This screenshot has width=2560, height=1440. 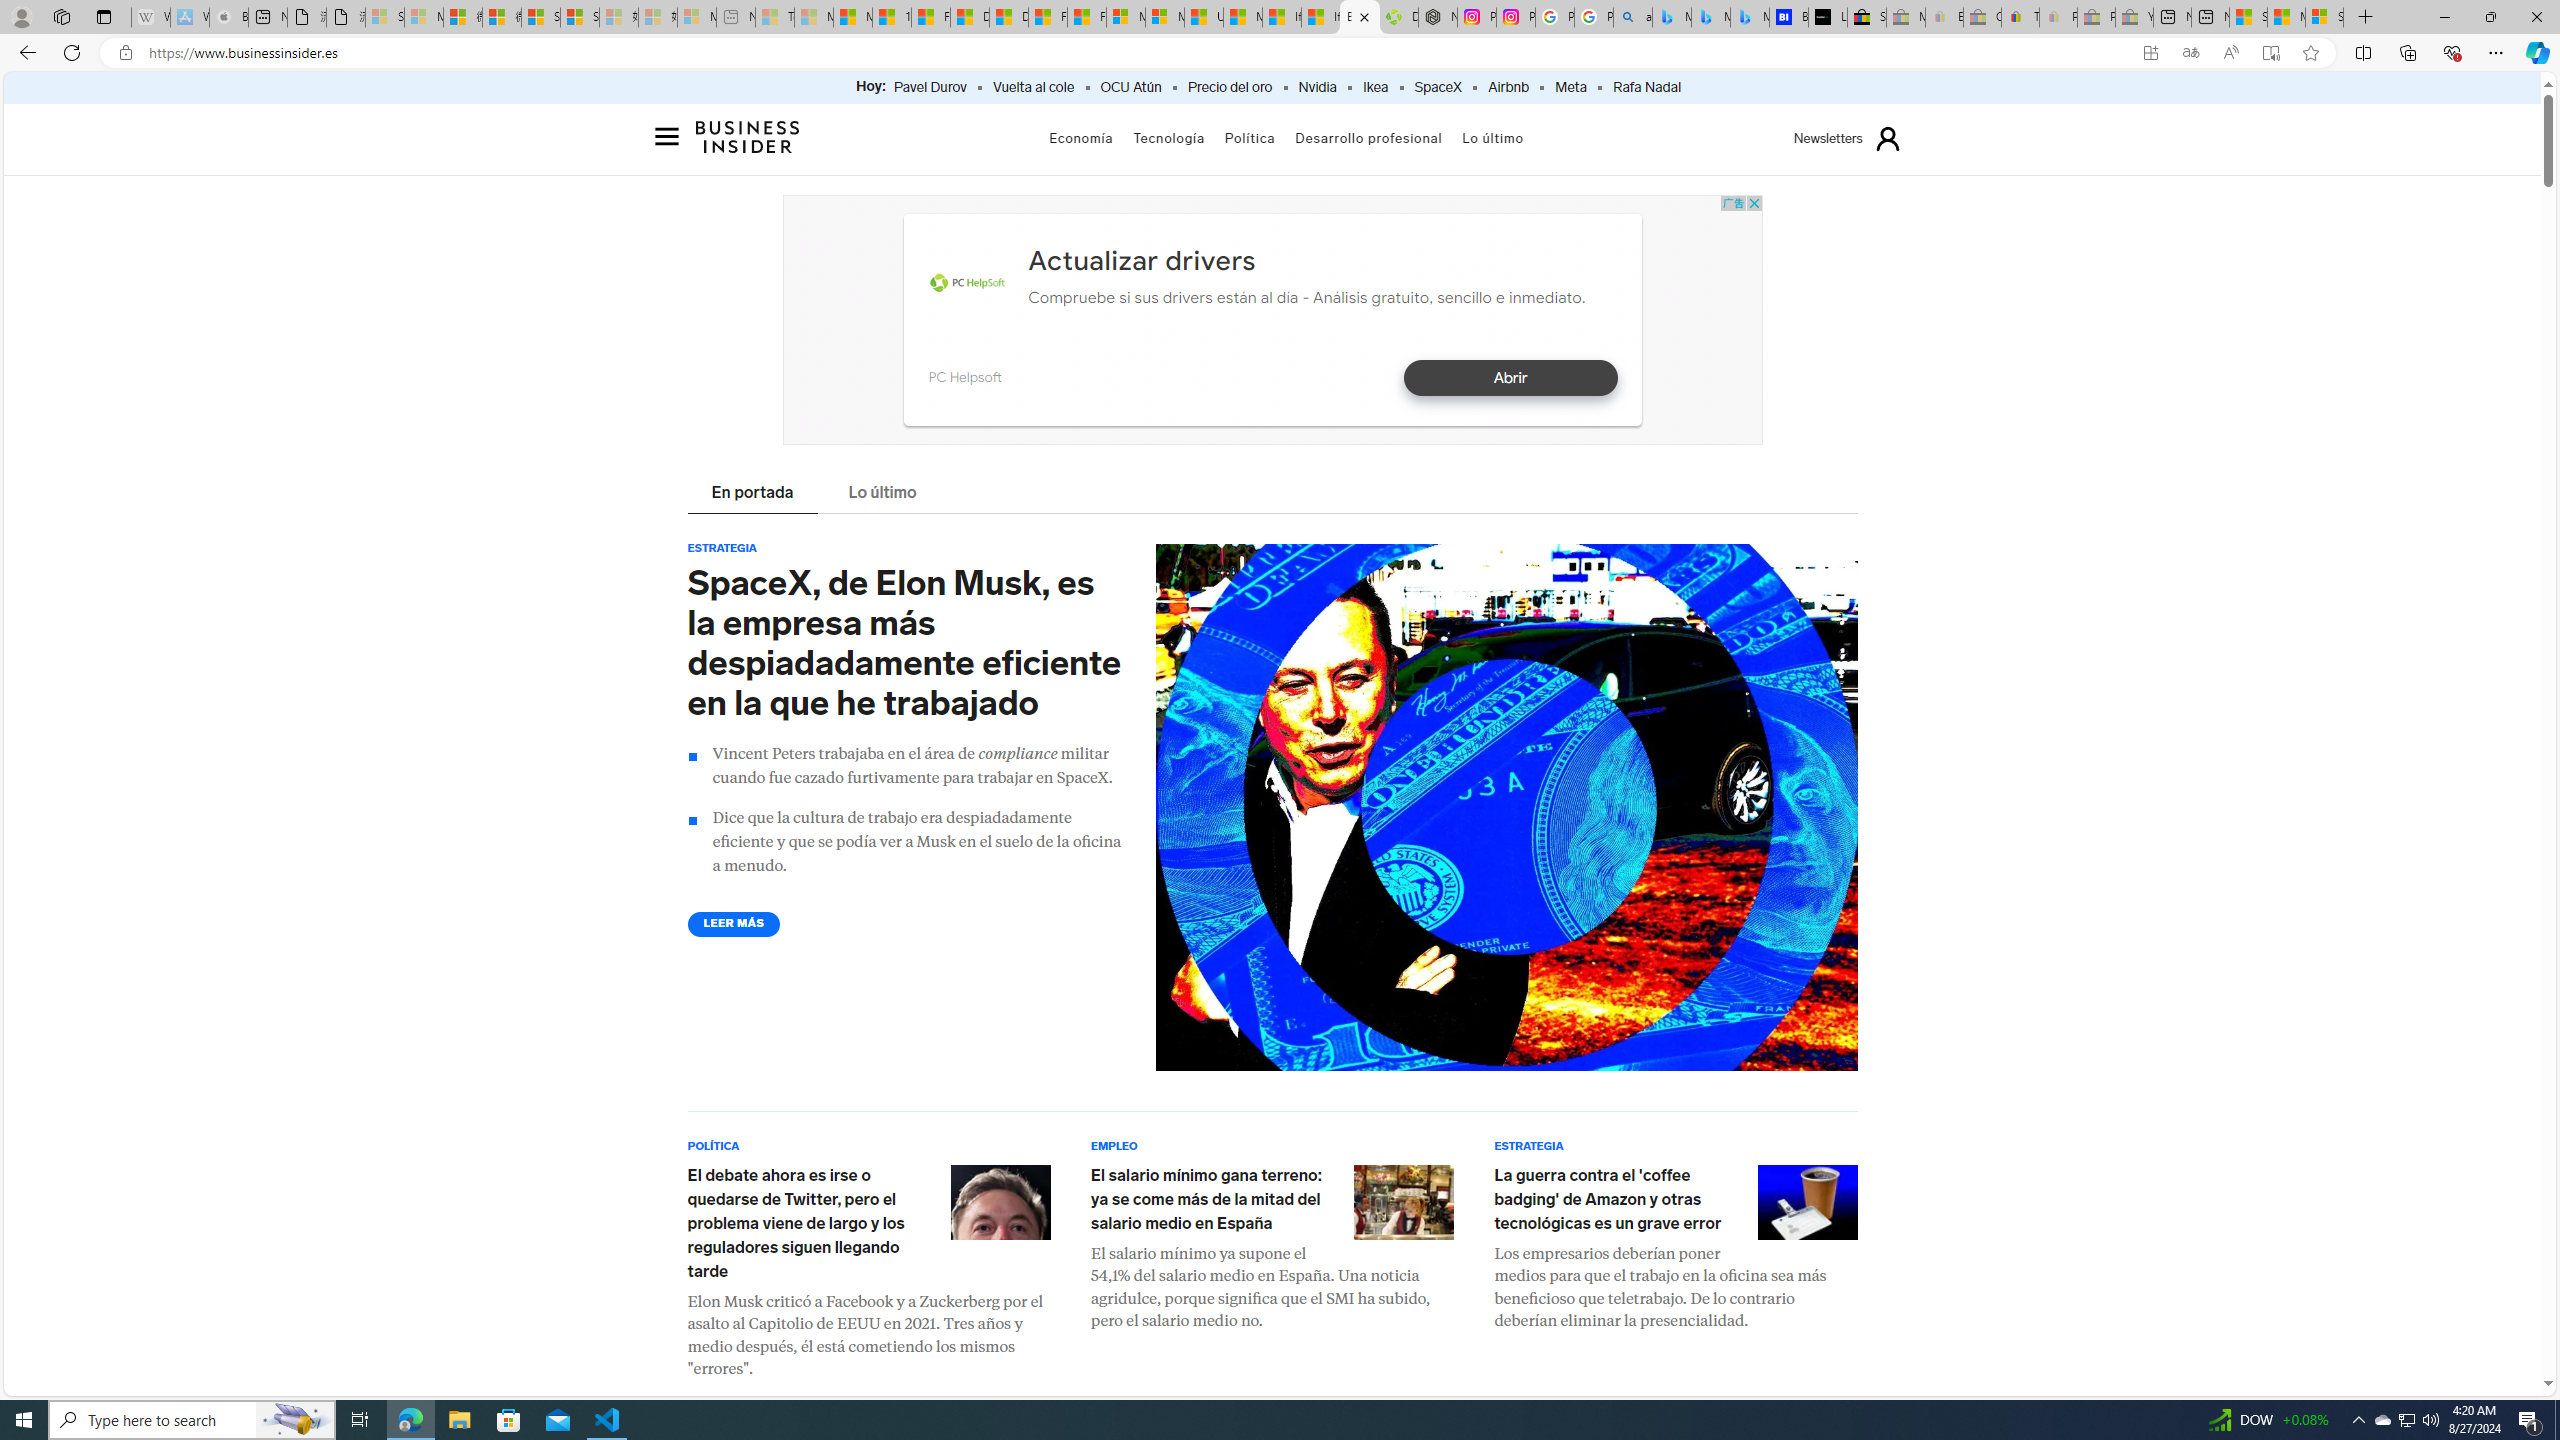 What do you see at coordinates (1369, 137) in the screenshot?
I see `'Desarrollo profesional'` at bounding box center [1369, 137].